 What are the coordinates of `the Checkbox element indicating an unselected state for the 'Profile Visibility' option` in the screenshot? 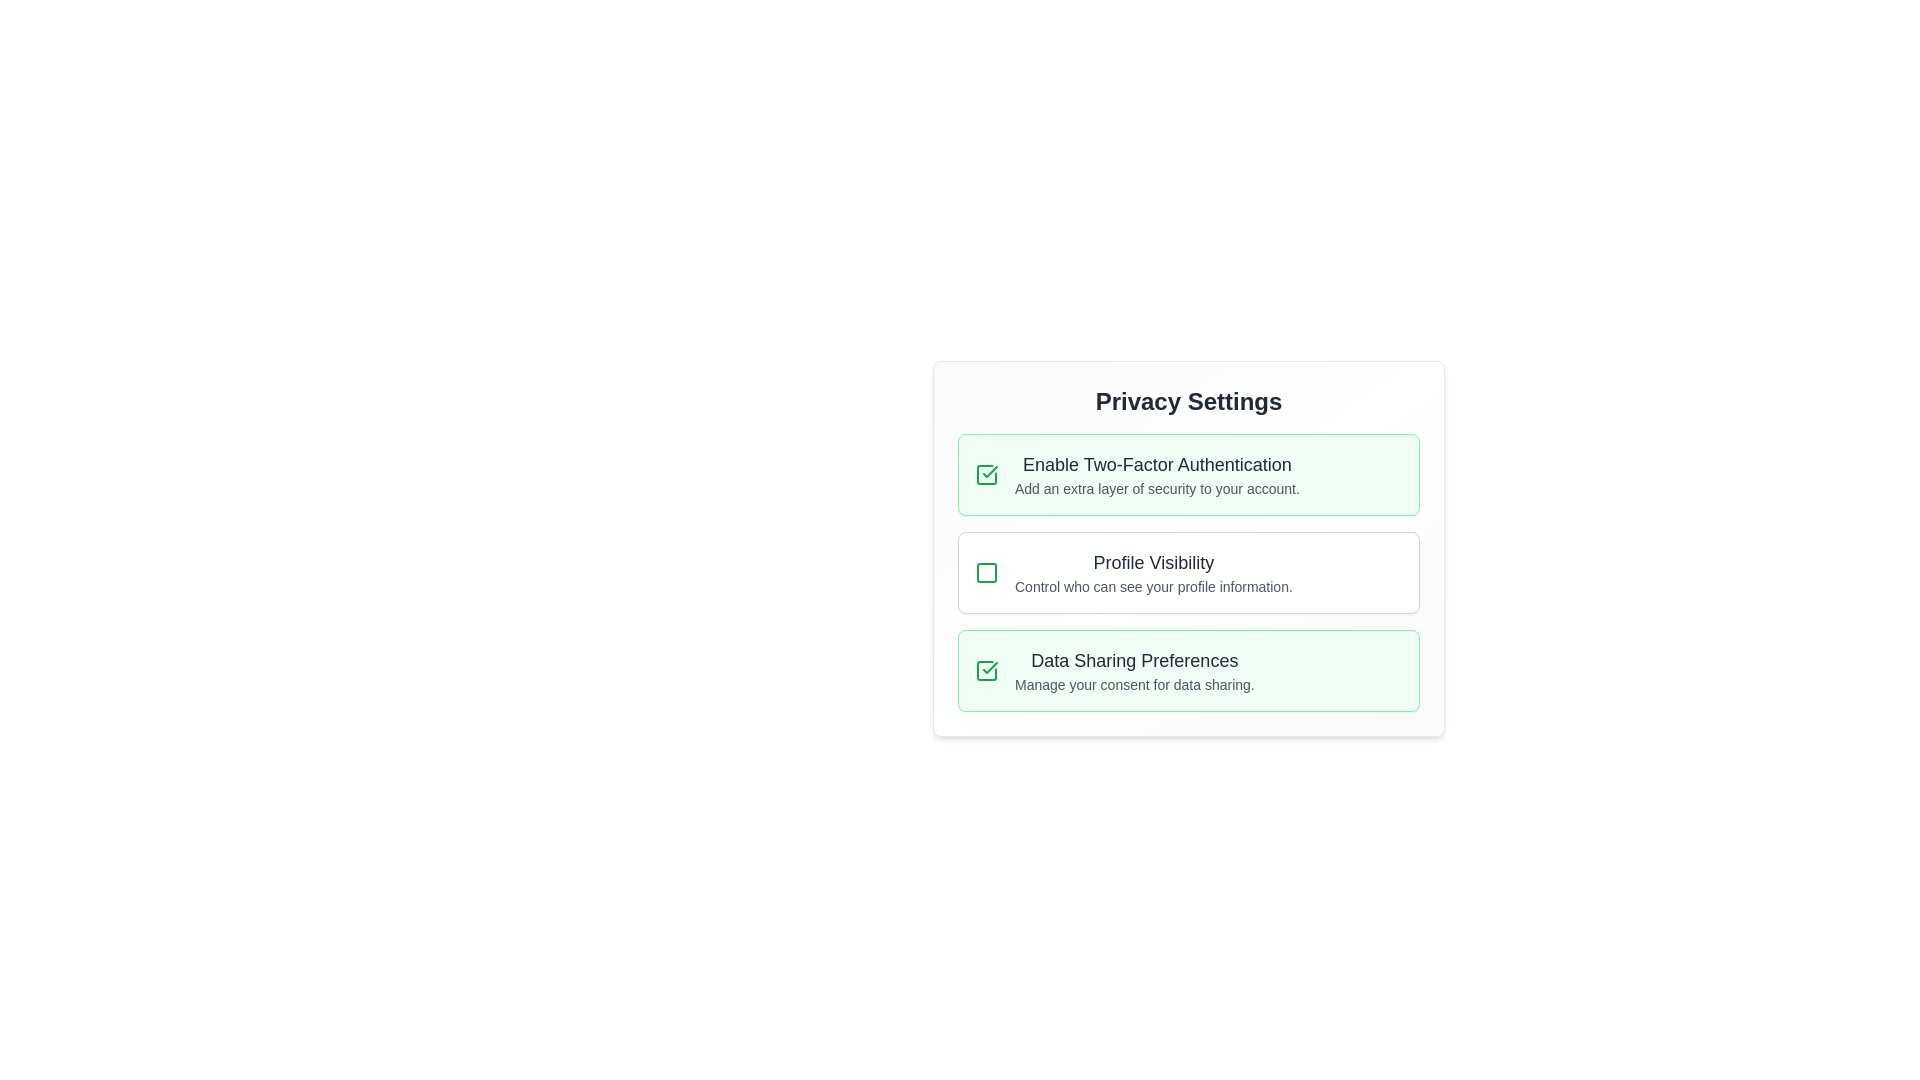 It's located at (987, 573).